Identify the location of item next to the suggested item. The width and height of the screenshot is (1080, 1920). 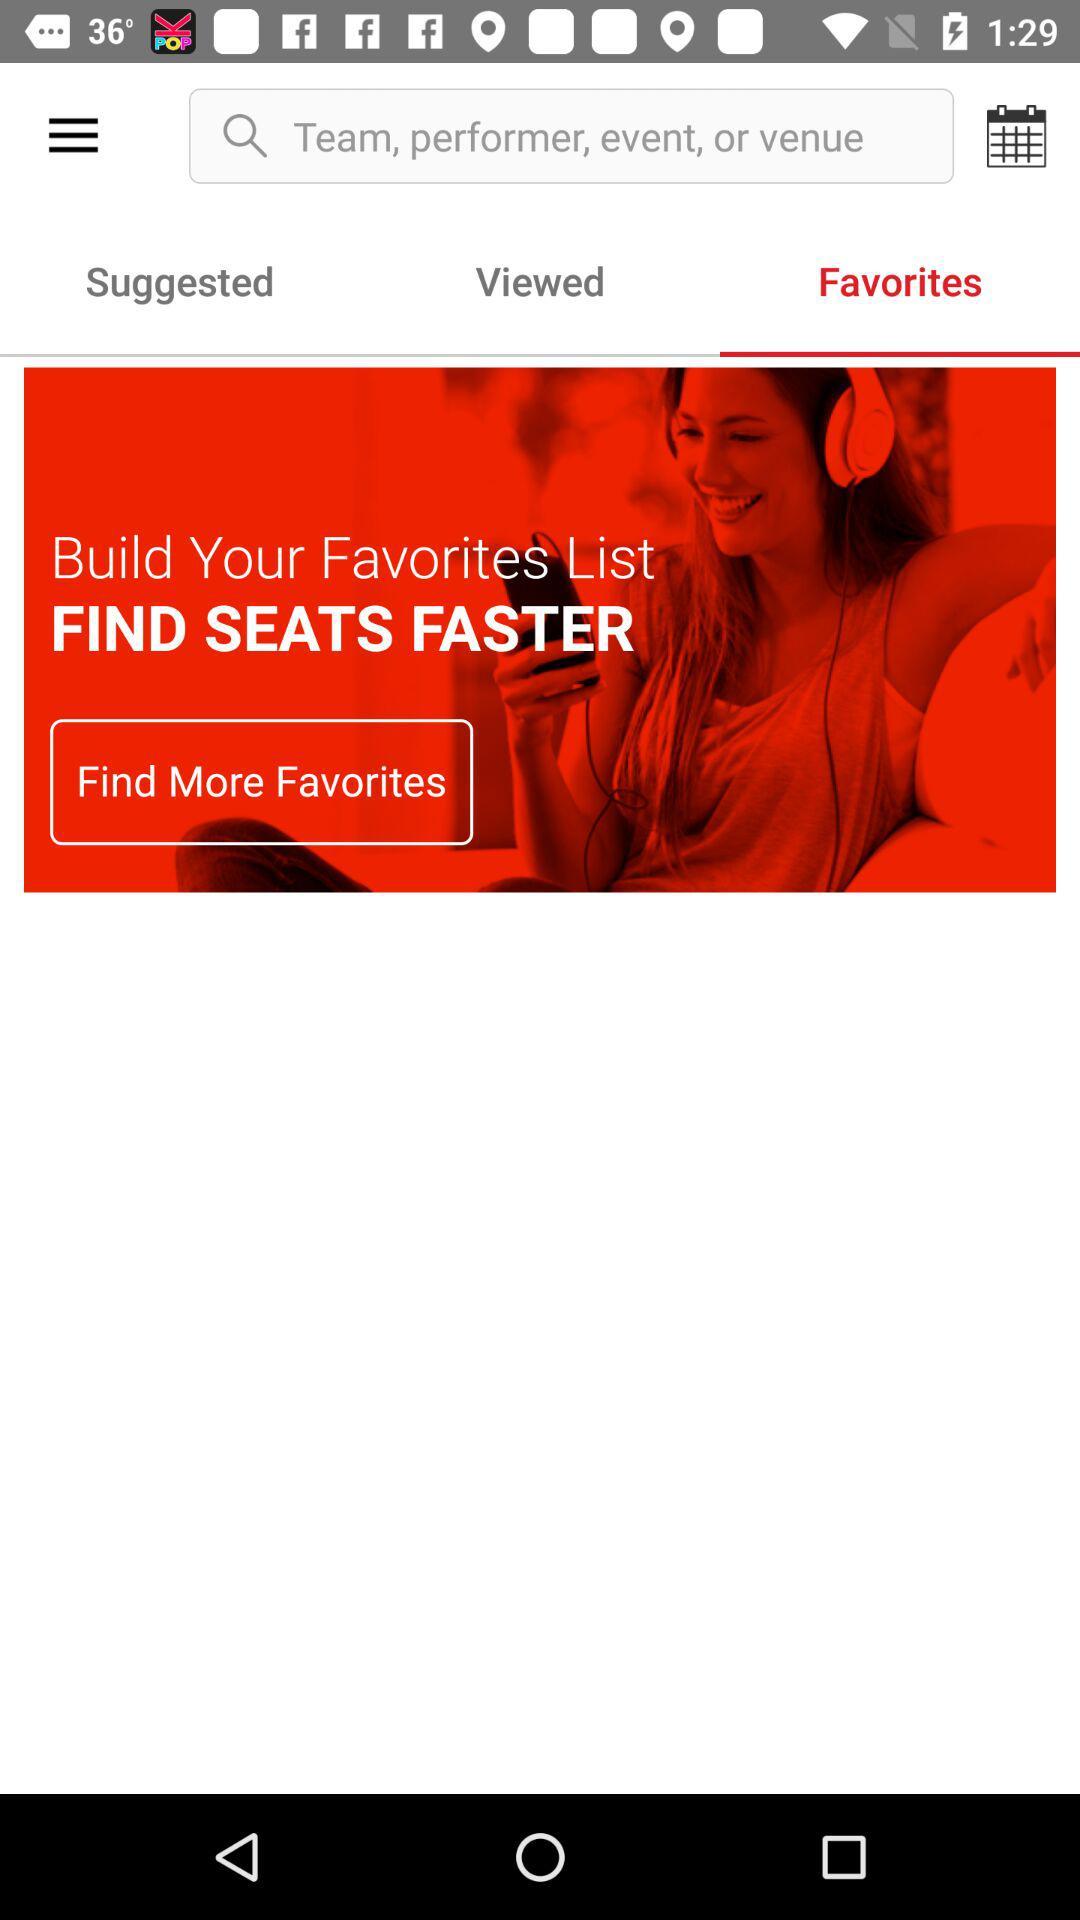
(540, 279).